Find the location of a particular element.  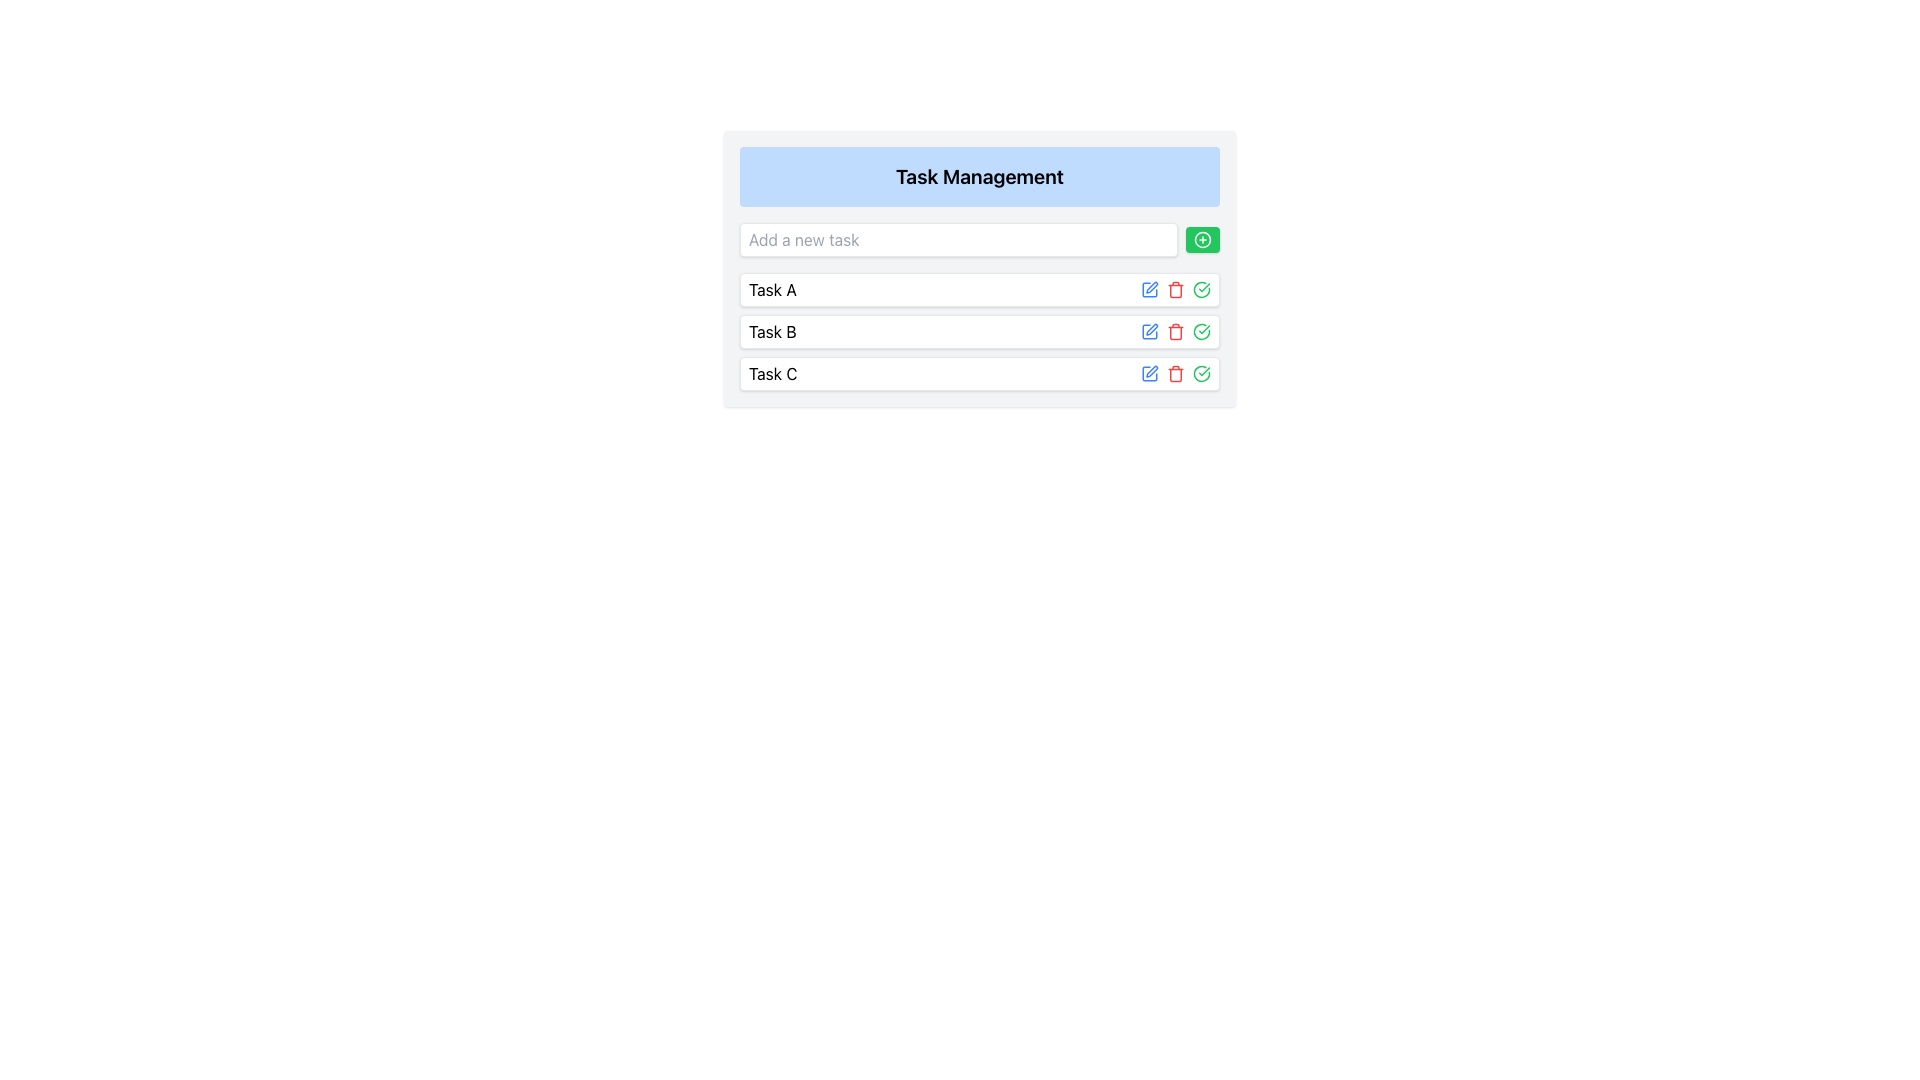

the task label that is the second item in the vertical list of tasks in the task management system is located at coordinates (771, 330).